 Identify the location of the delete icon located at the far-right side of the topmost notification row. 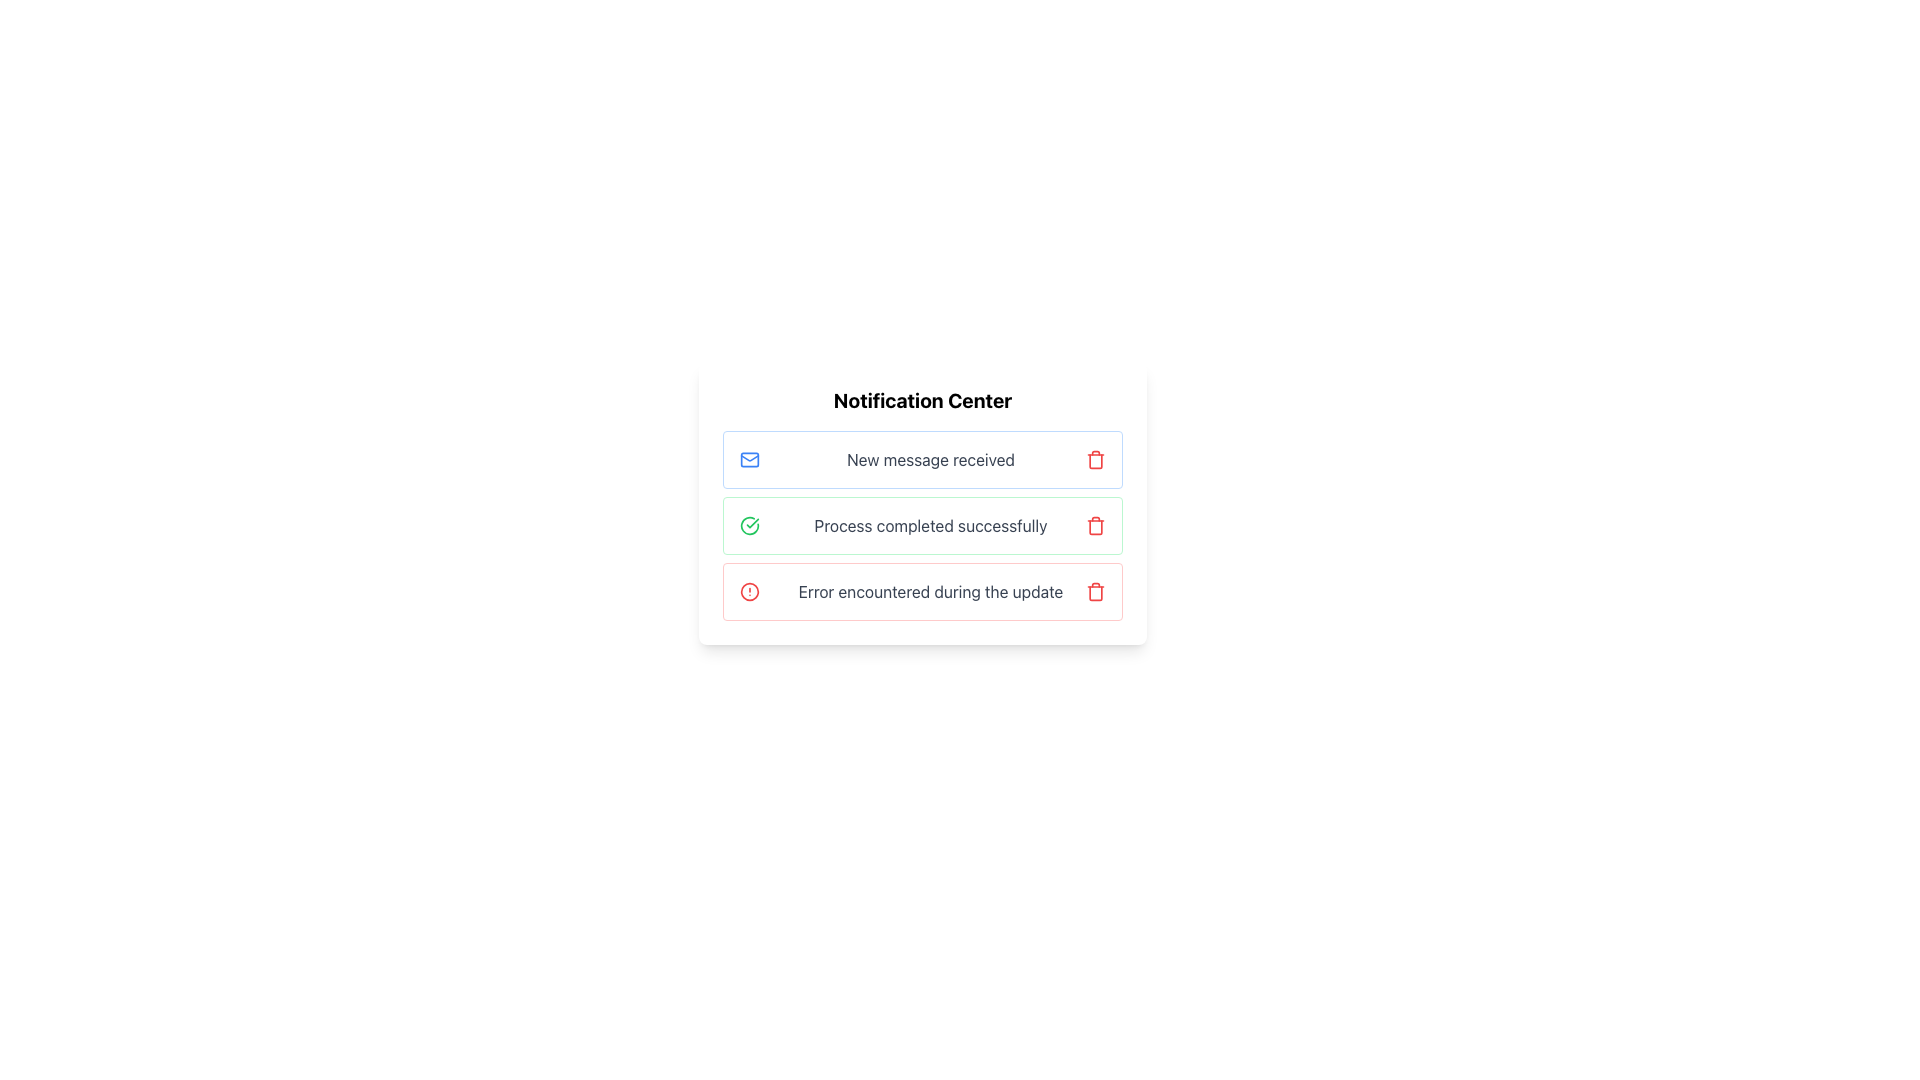
(1094, 459).